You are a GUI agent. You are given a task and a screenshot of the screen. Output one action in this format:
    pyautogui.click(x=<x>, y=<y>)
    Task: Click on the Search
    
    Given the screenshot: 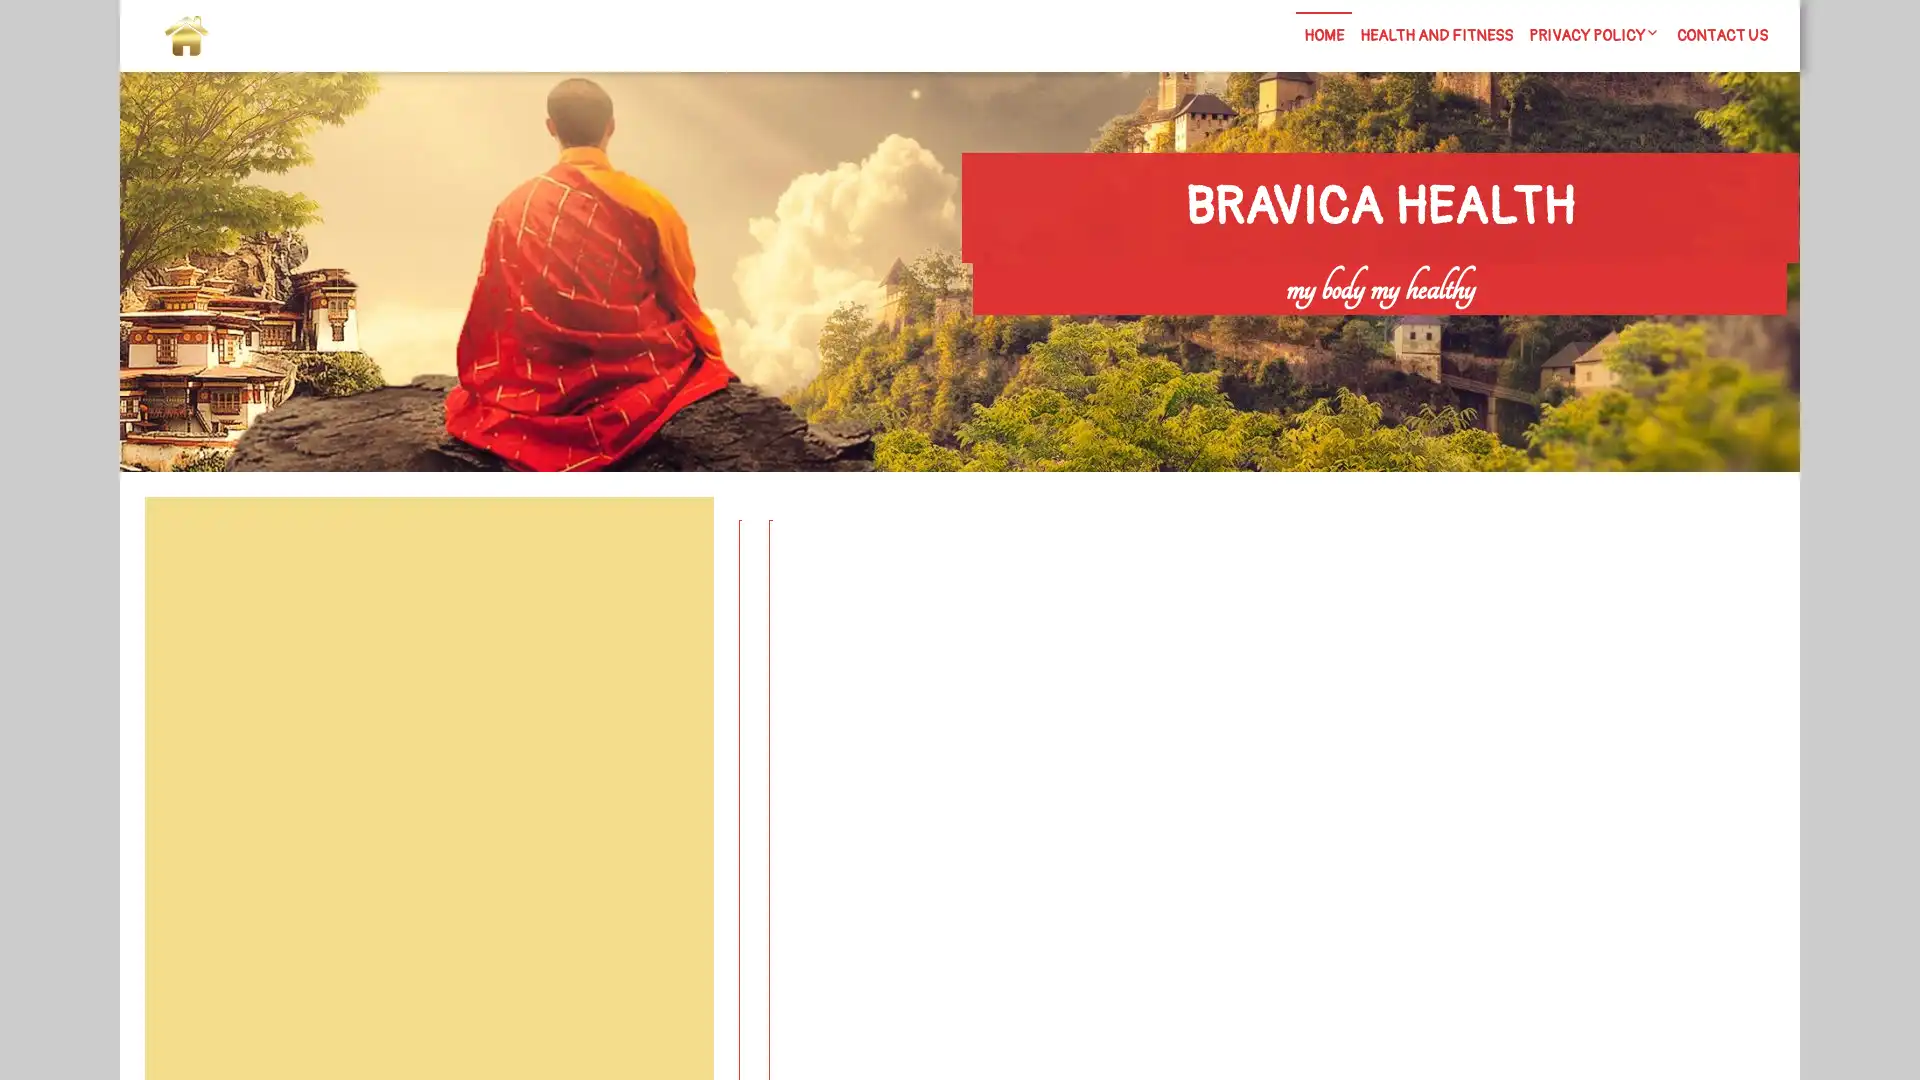 What is the action you would take?
    pyautogui.click(x=667, y=545)
    